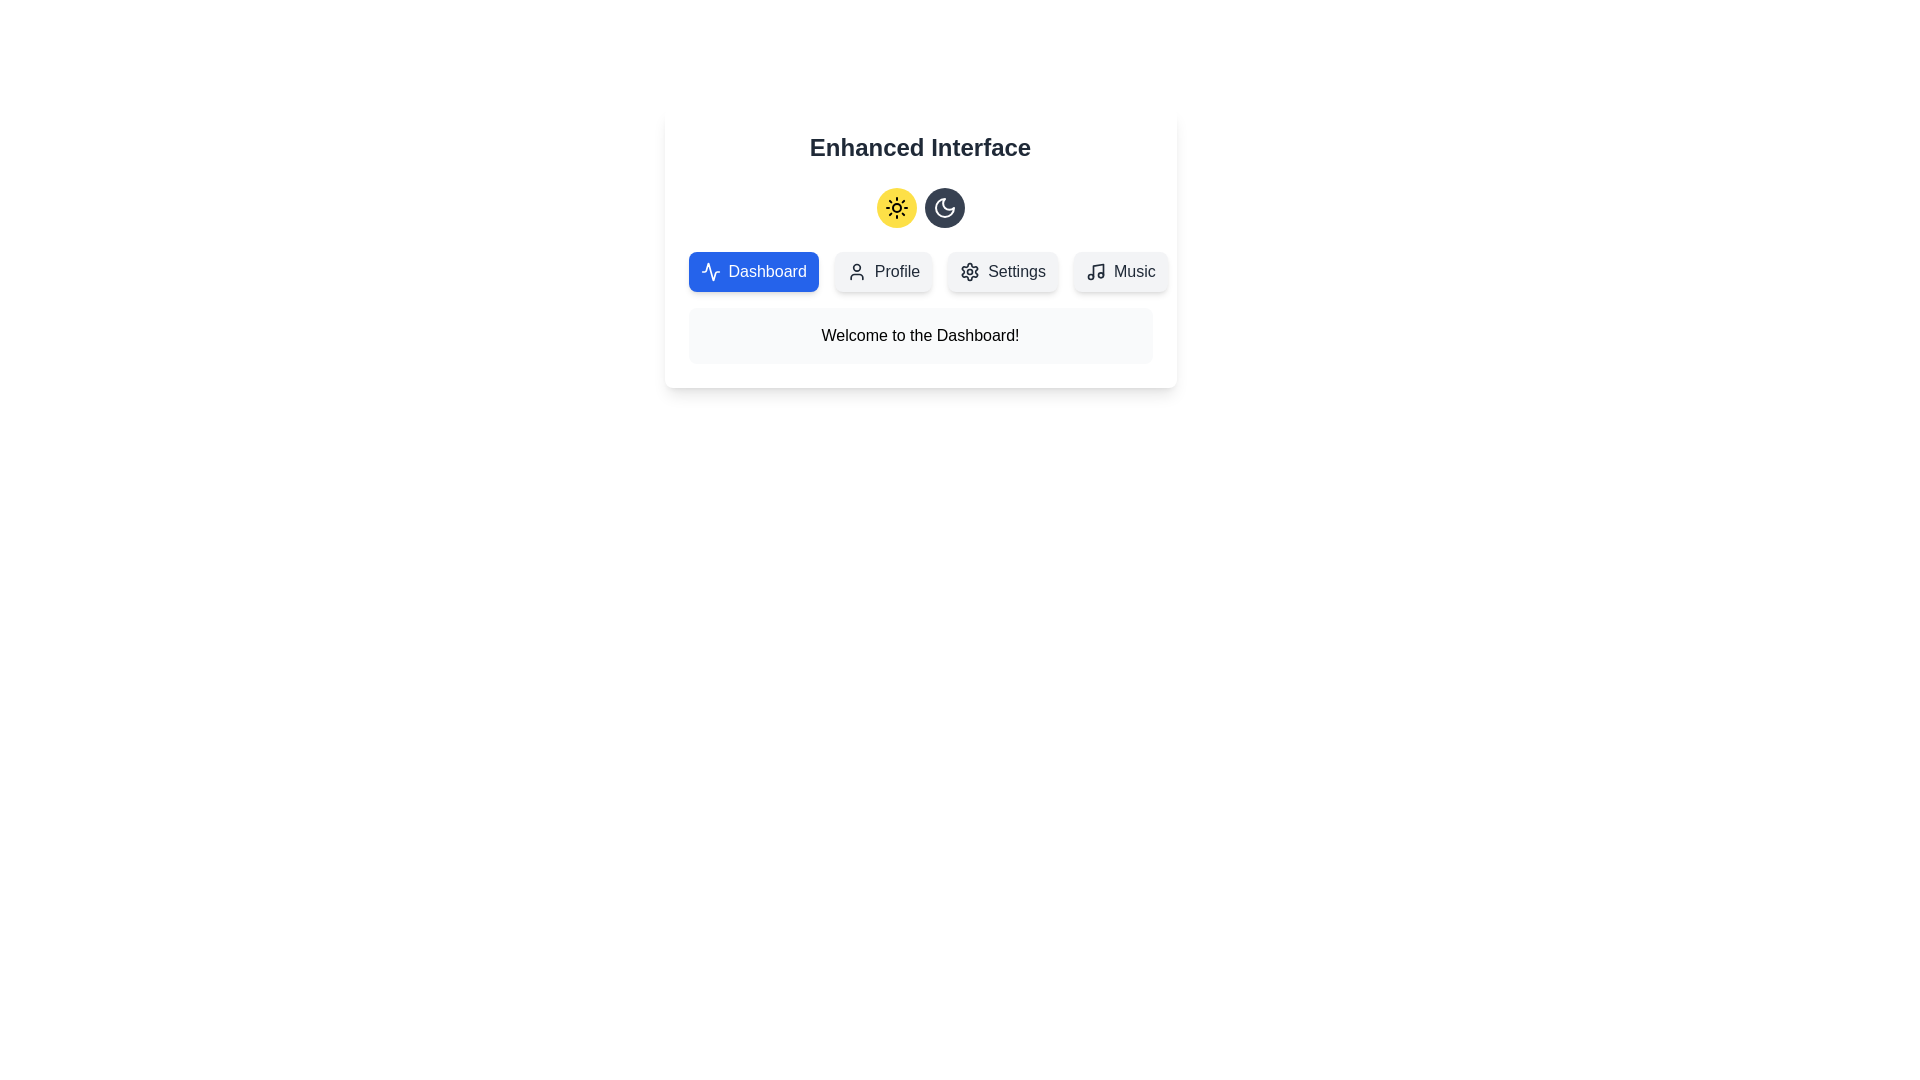  Describe the element at coordinates (919, 208) in the screenshot. I see `the left button of the toggle bar with a sun icon` at that location.